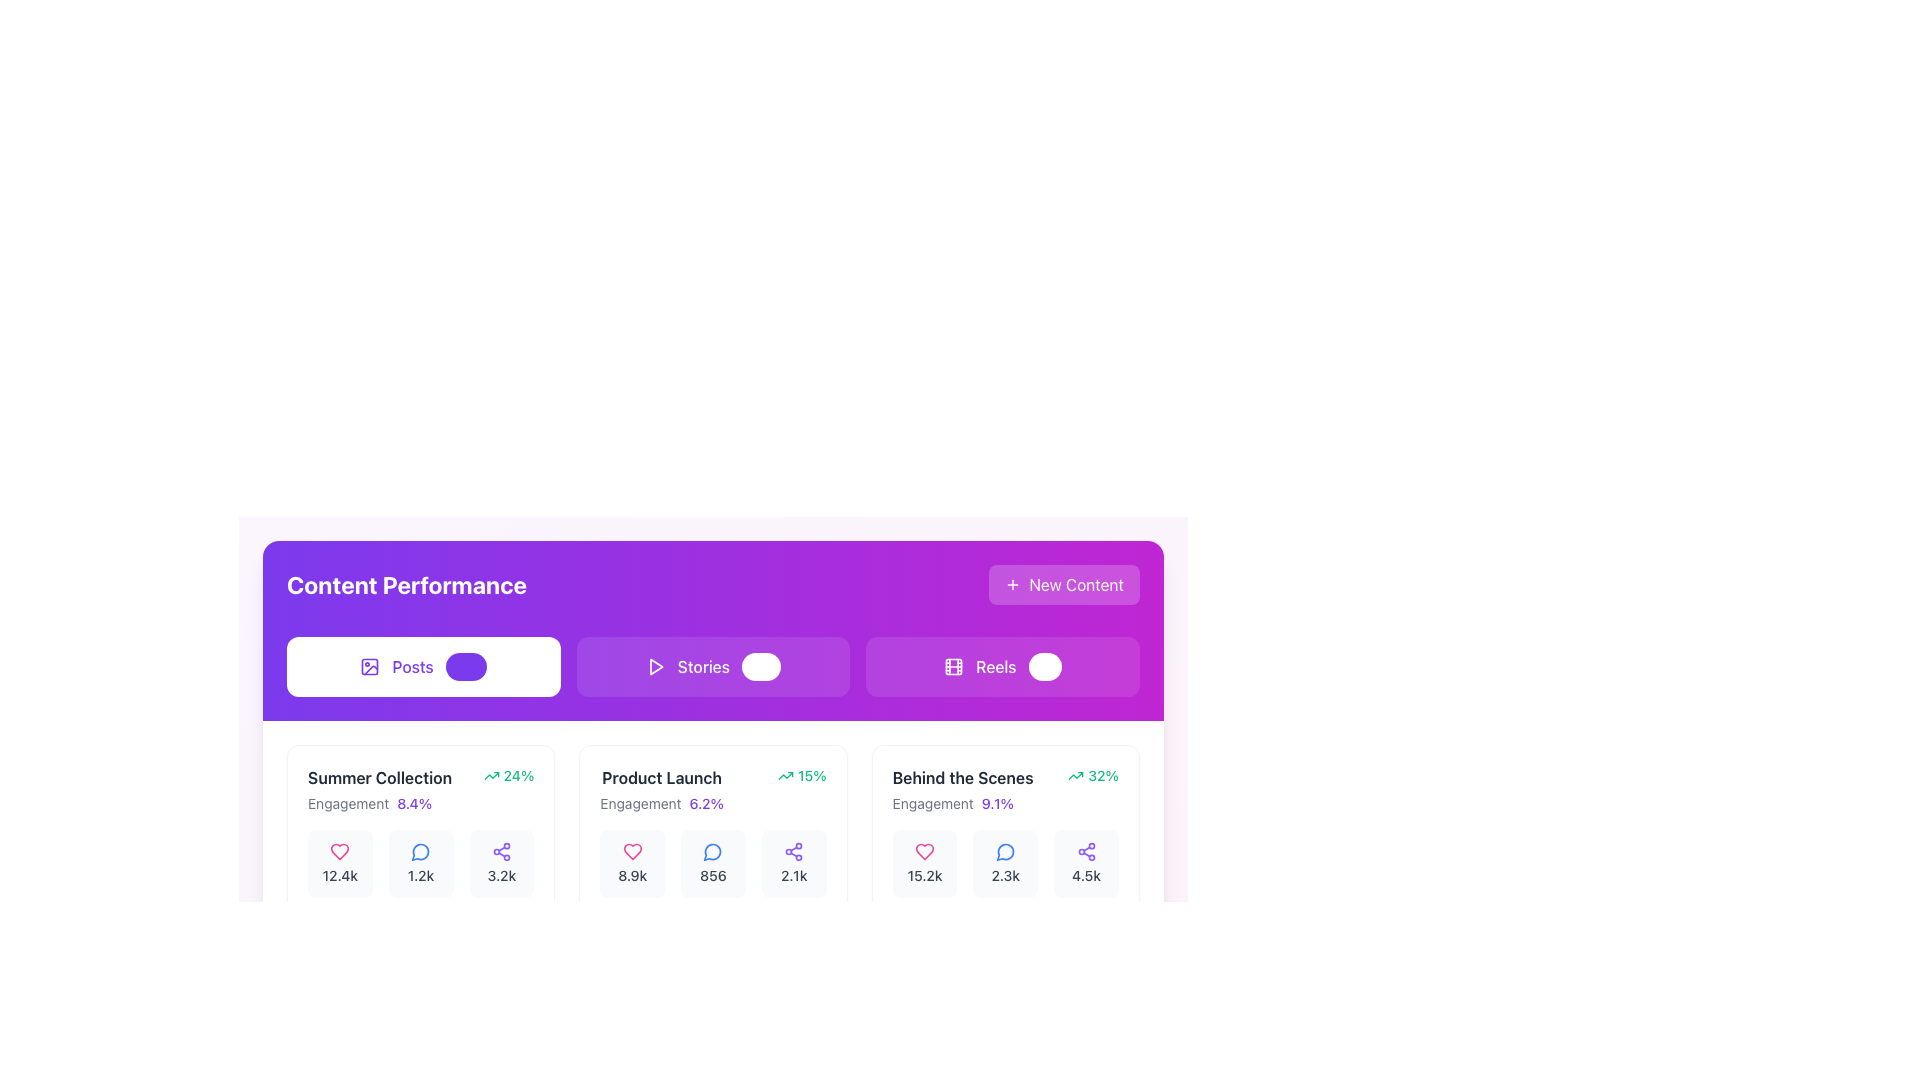  Describe the element at coordinates (348, 802) in the screenshot. I see `the 'Engagement' text label which describes the metric percentage '8.4%' in the 'Summer Collection' card located in the top-left section of the grid` at that location.